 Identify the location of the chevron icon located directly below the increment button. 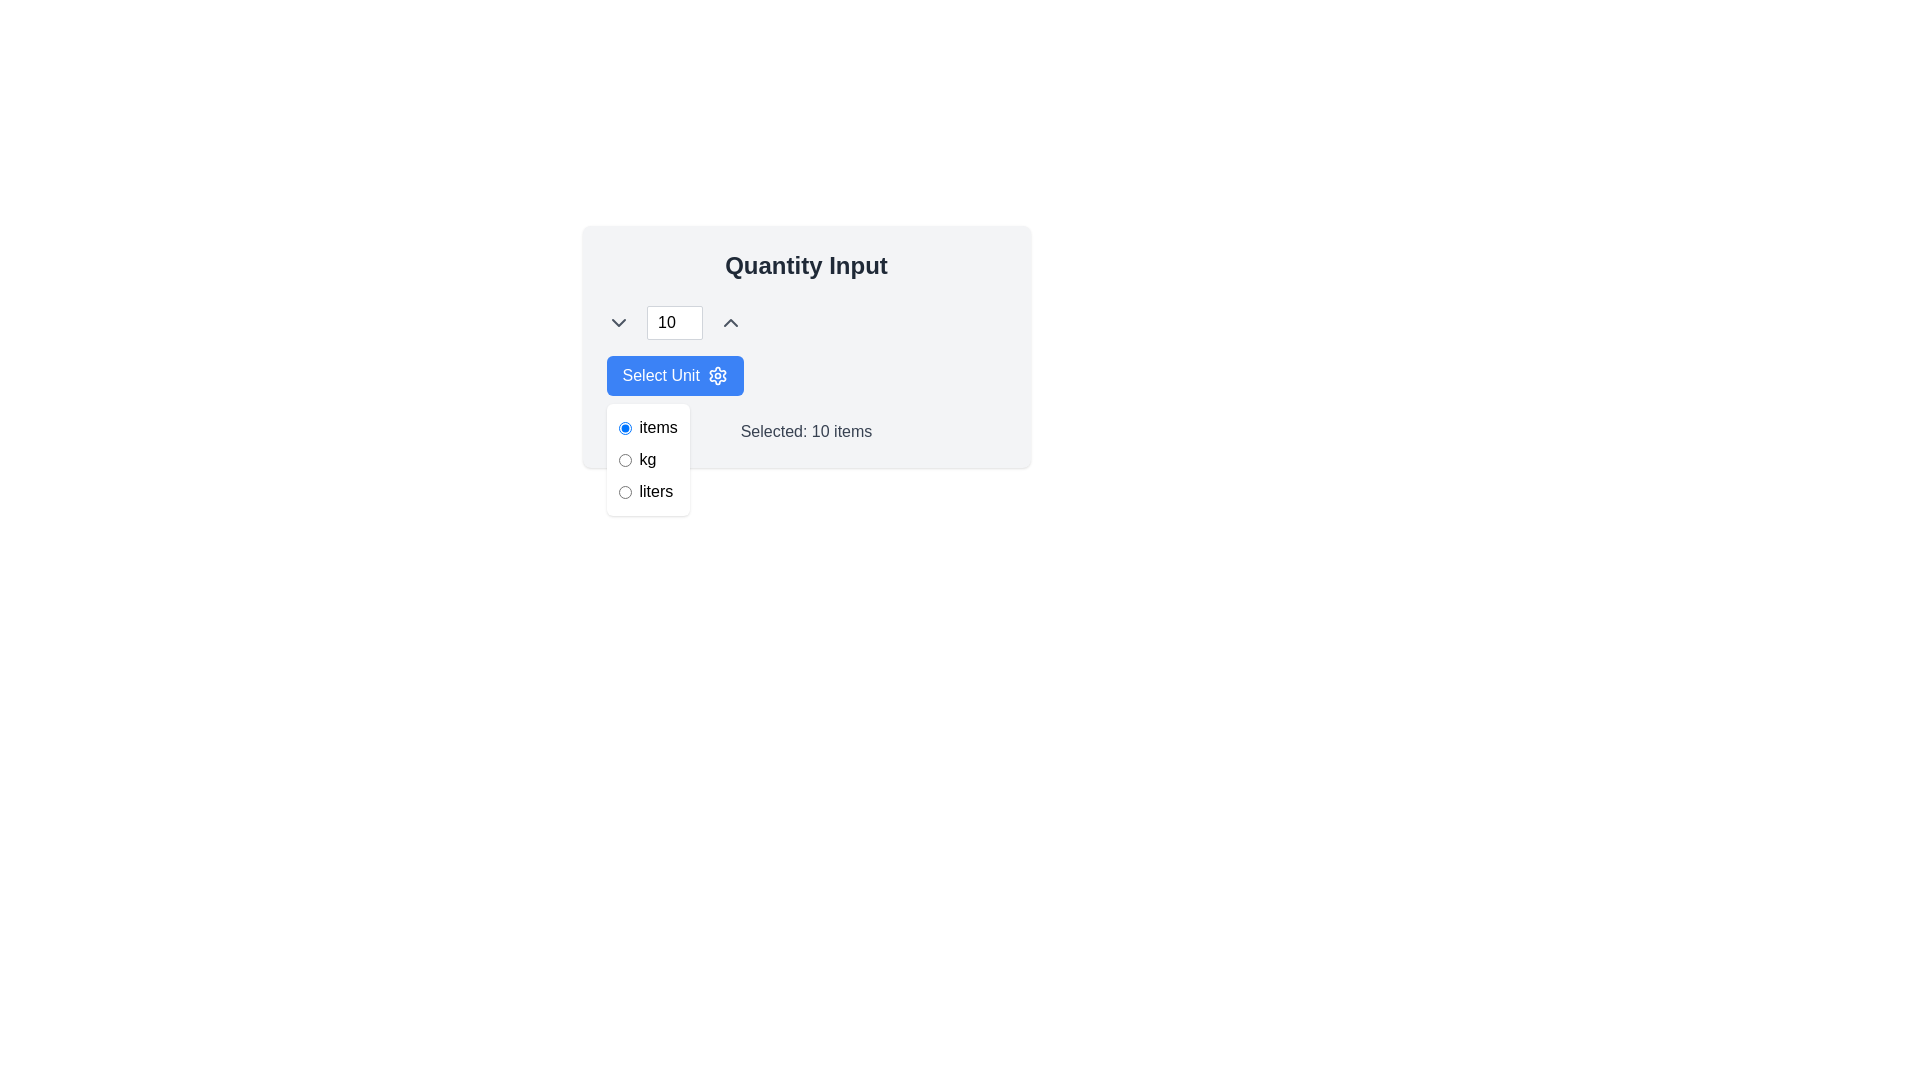
(729, 322).